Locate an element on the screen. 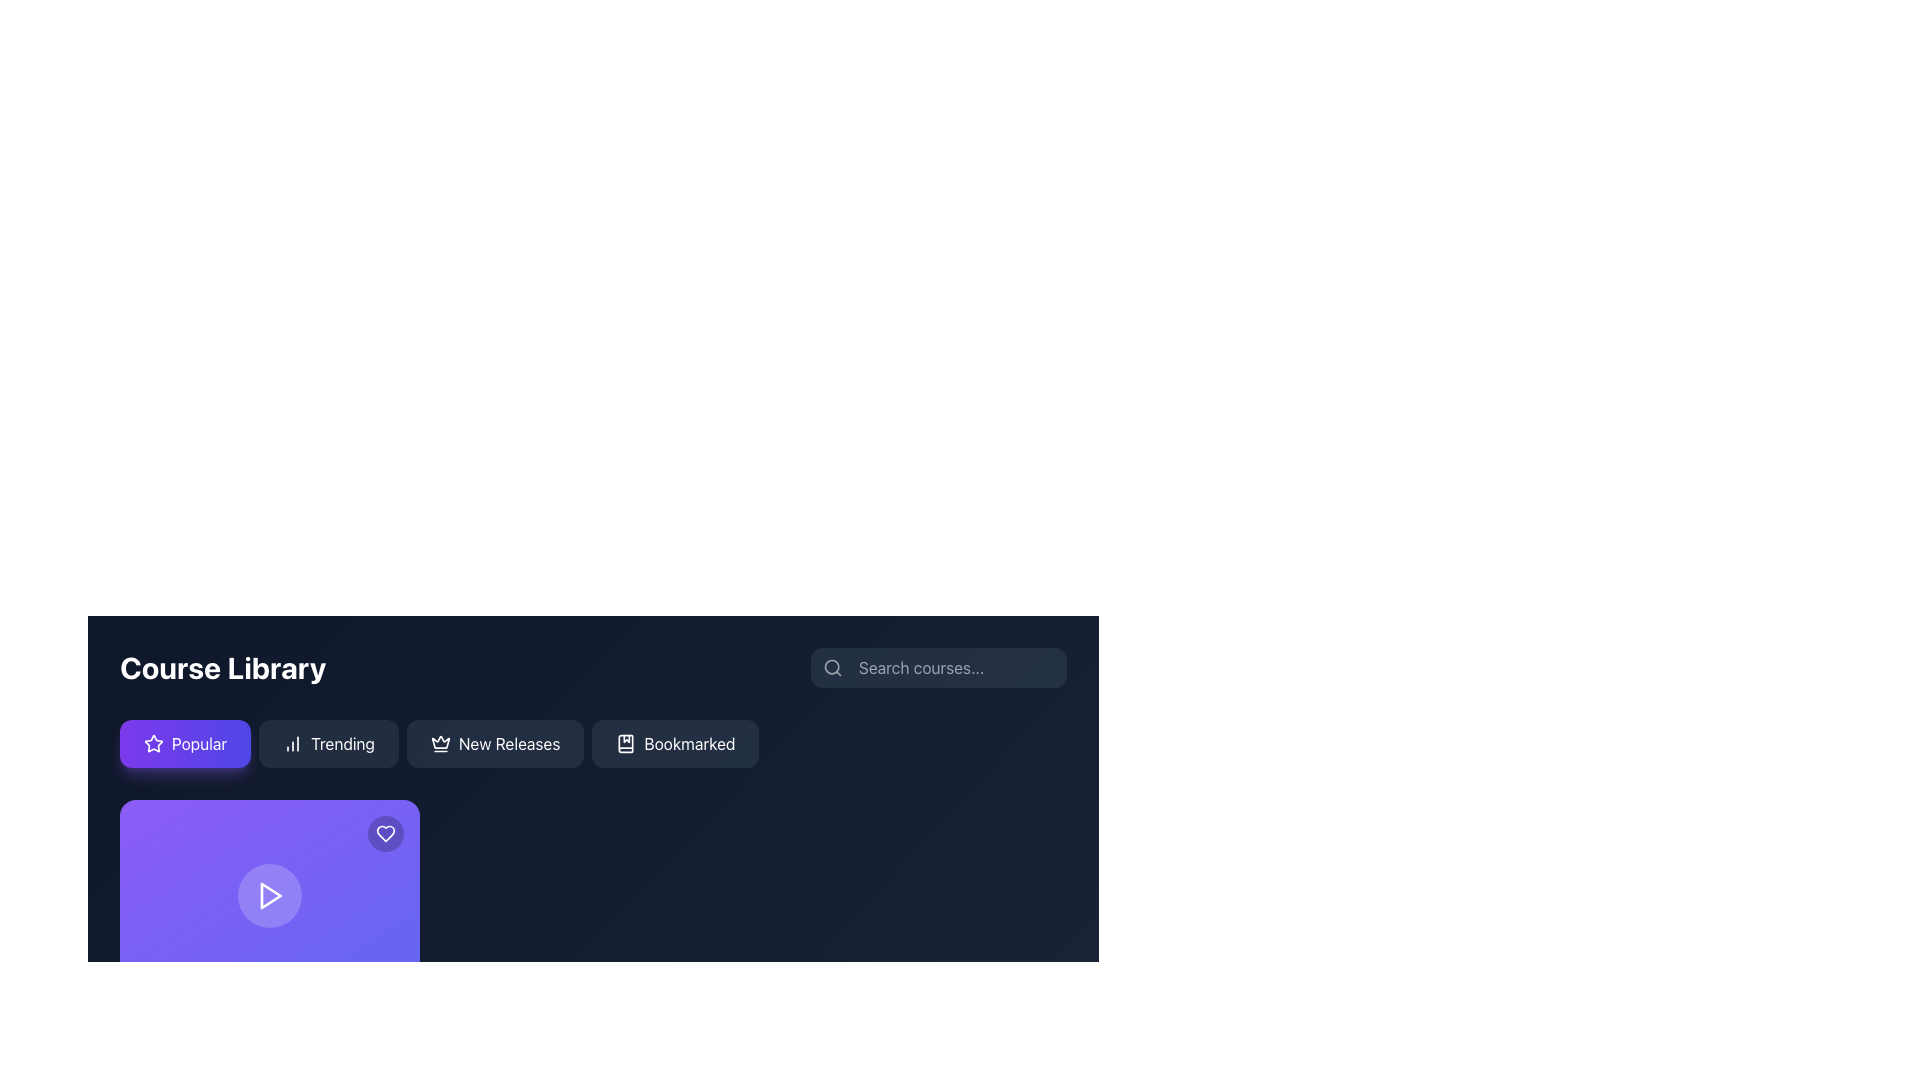 The image size is (1920, 1080). 'Popular' label that indicates its functionality related to filtering content for popular items, located below the 'Course Library' text is located at coordinates (199, 744).